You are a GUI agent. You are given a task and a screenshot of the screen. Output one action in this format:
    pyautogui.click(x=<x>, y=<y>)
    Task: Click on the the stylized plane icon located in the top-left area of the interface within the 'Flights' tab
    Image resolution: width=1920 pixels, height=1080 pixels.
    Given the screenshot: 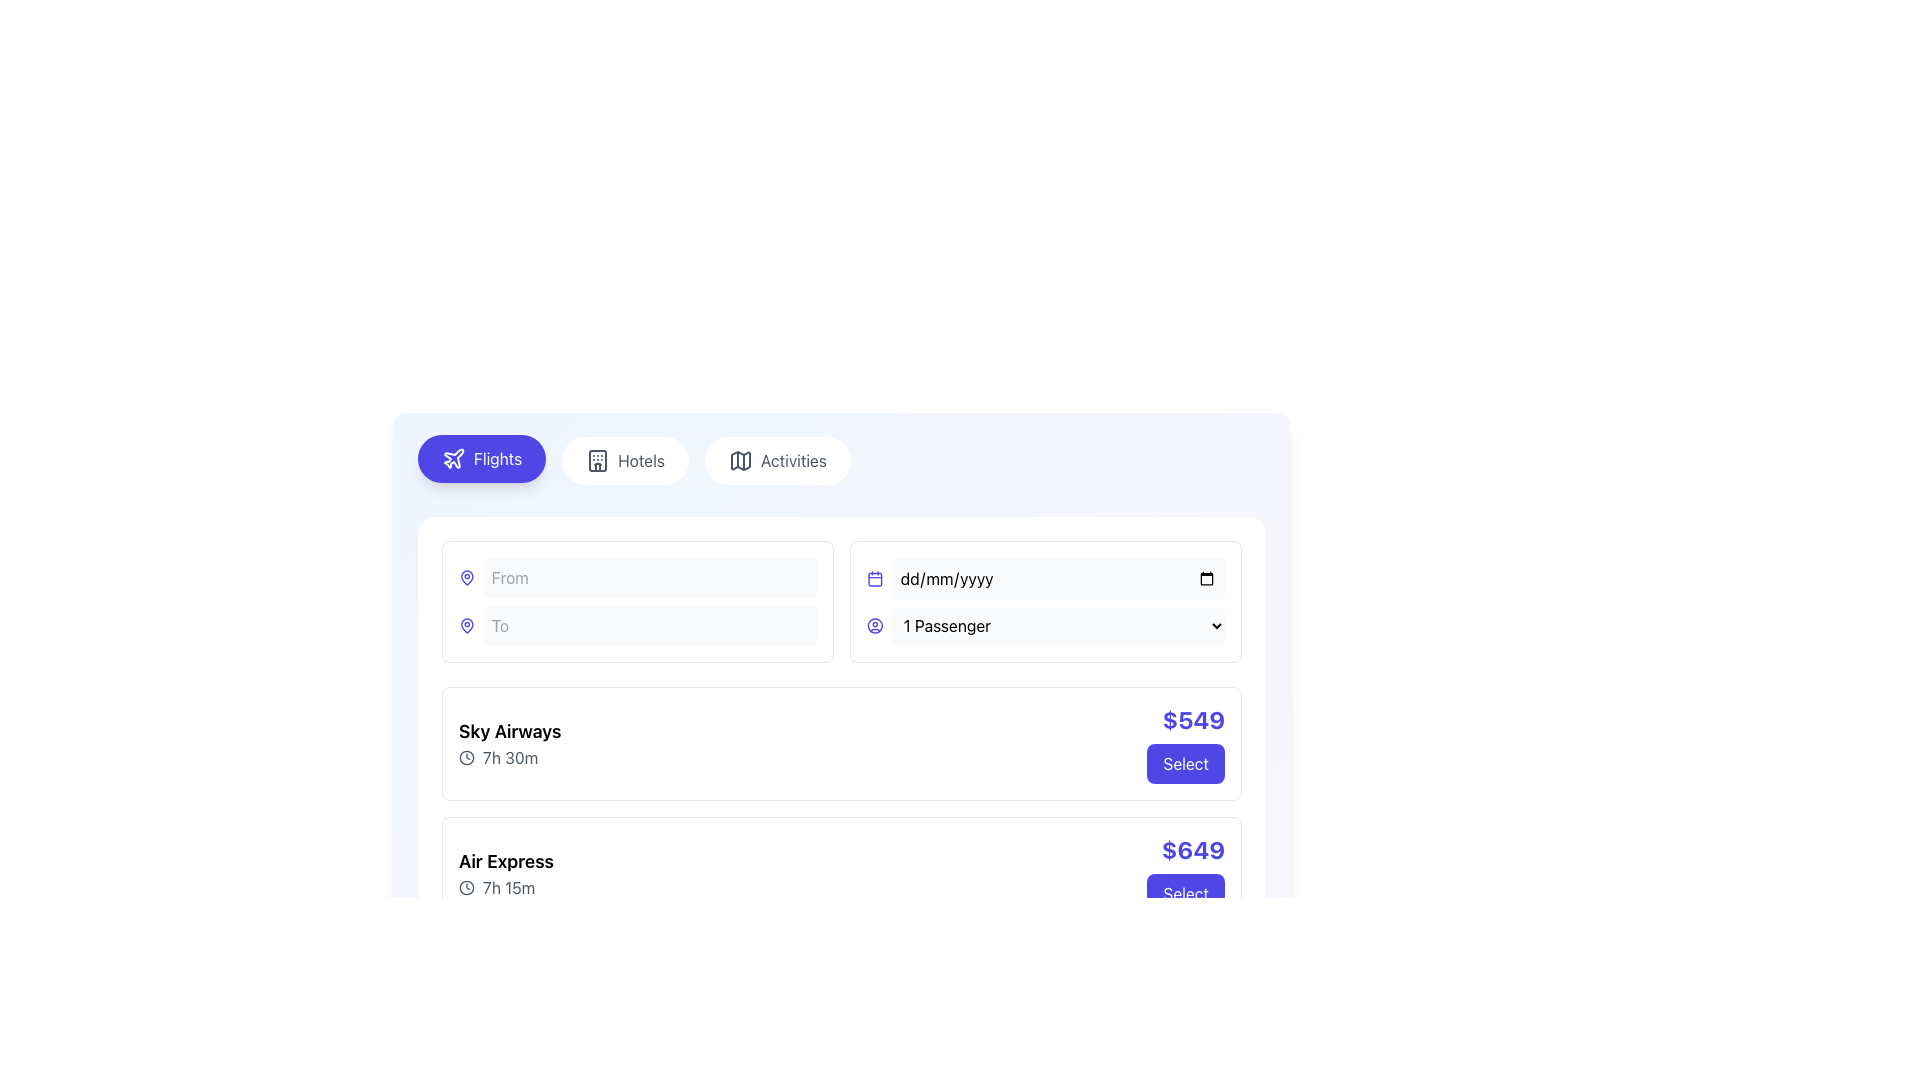 What is the action you would take?
    pyautogui.click(x=453, y=458)
    